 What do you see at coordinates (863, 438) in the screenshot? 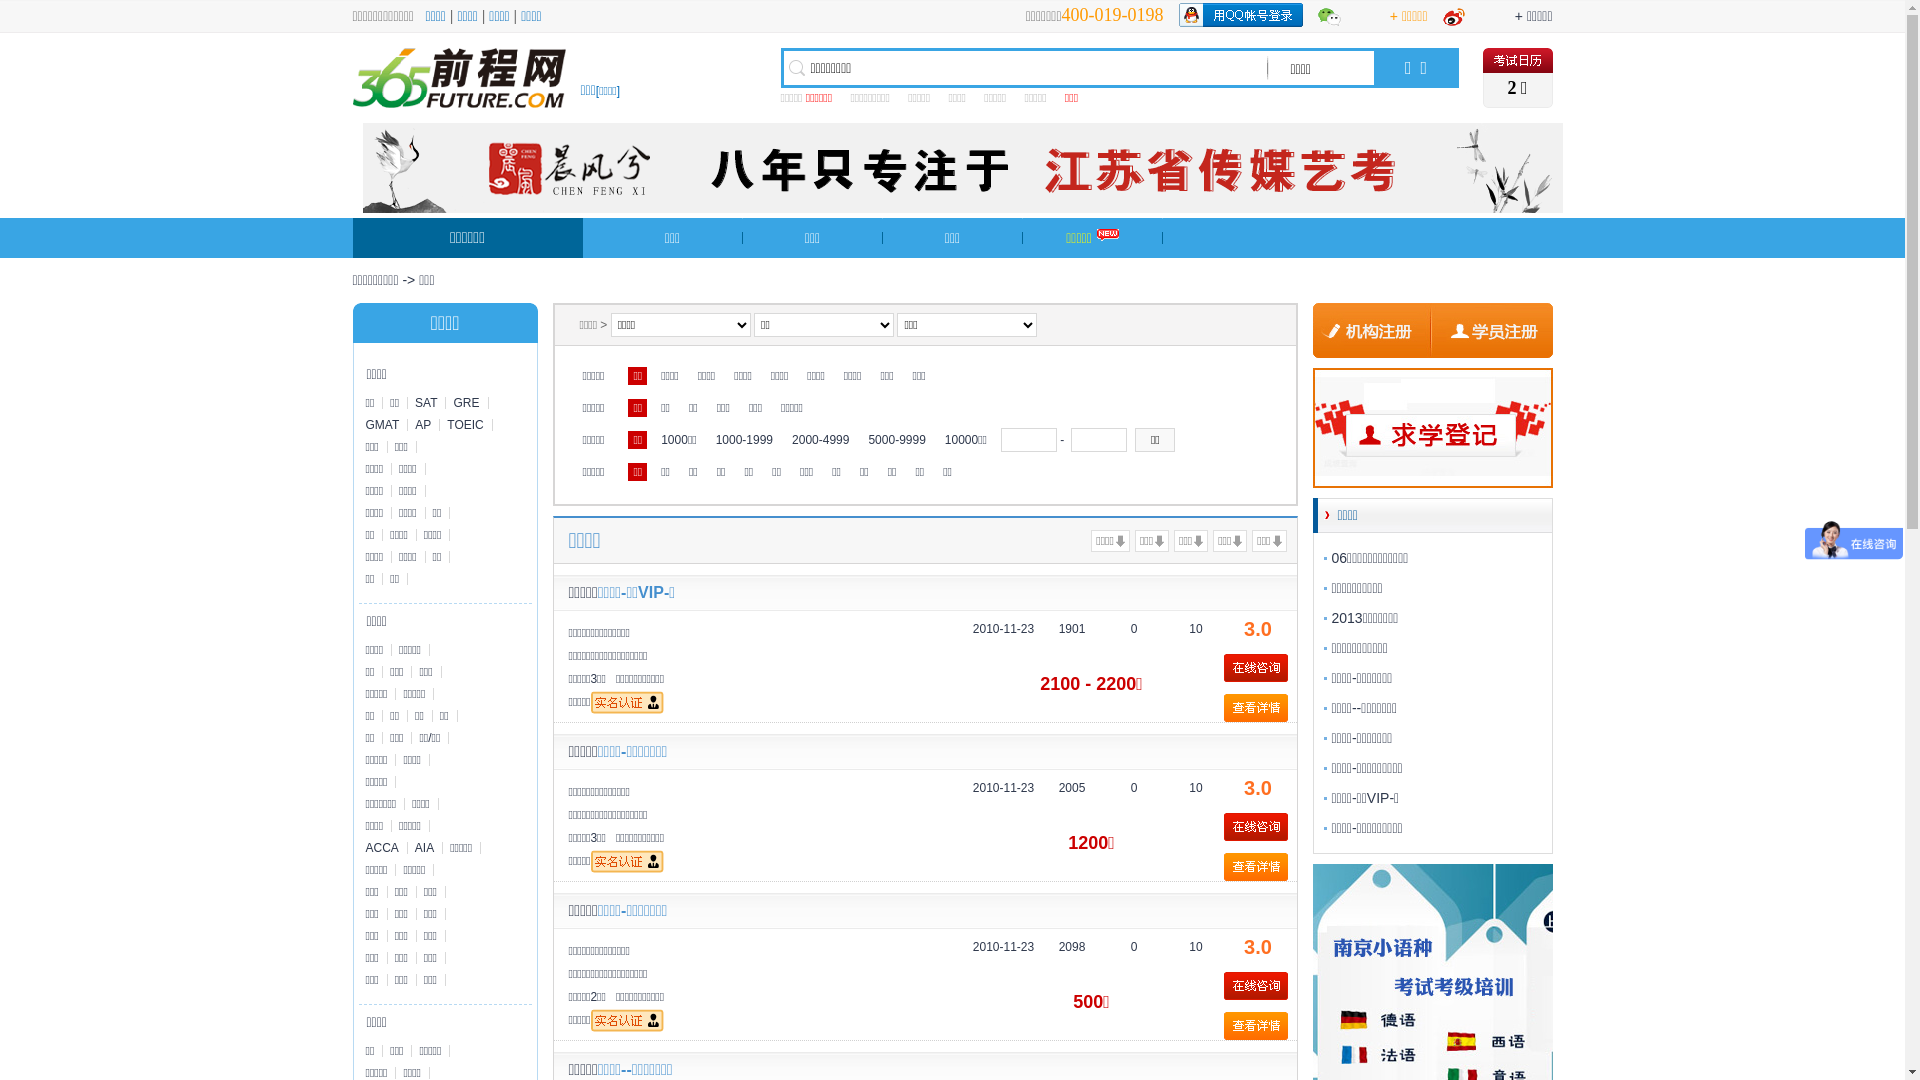
I see `'5000-9999'` at bounding box center [863, 438].